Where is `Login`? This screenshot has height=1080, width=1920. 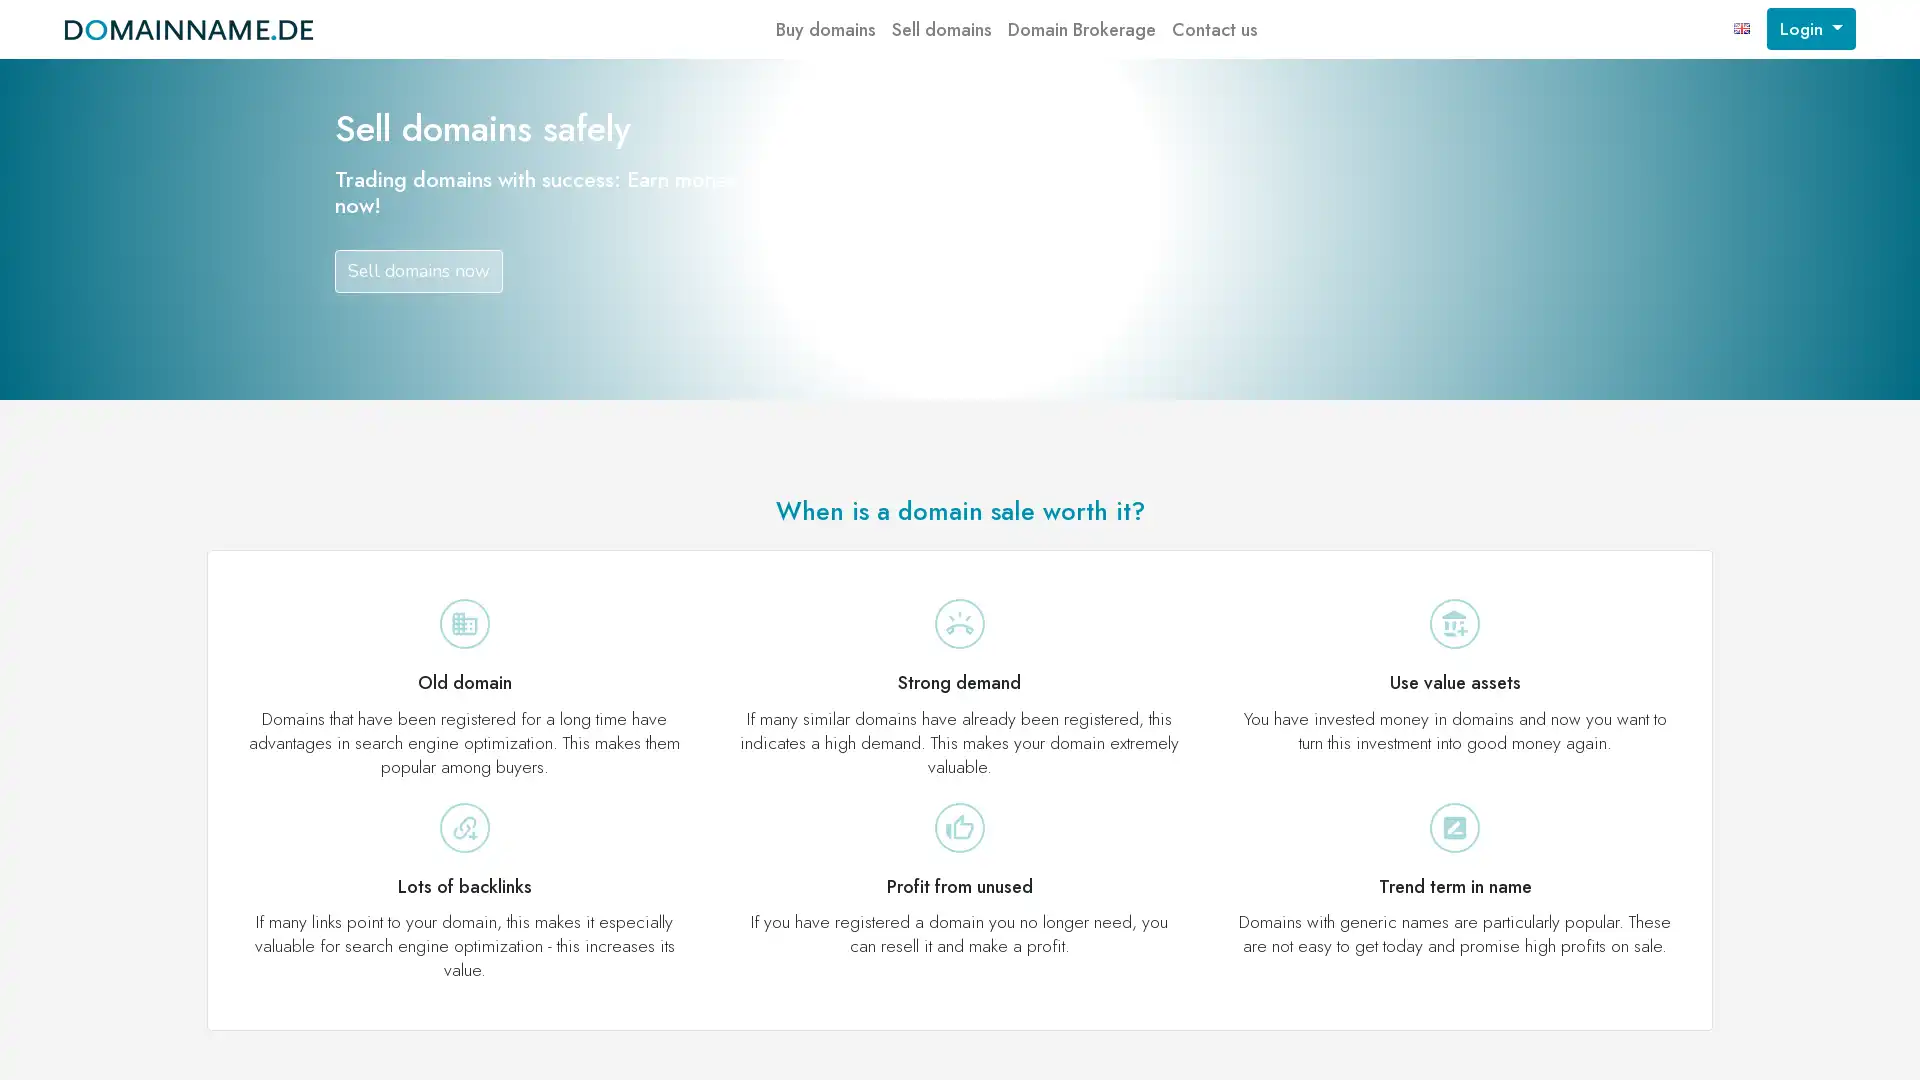 Login is located at coordinates (1810, 29).